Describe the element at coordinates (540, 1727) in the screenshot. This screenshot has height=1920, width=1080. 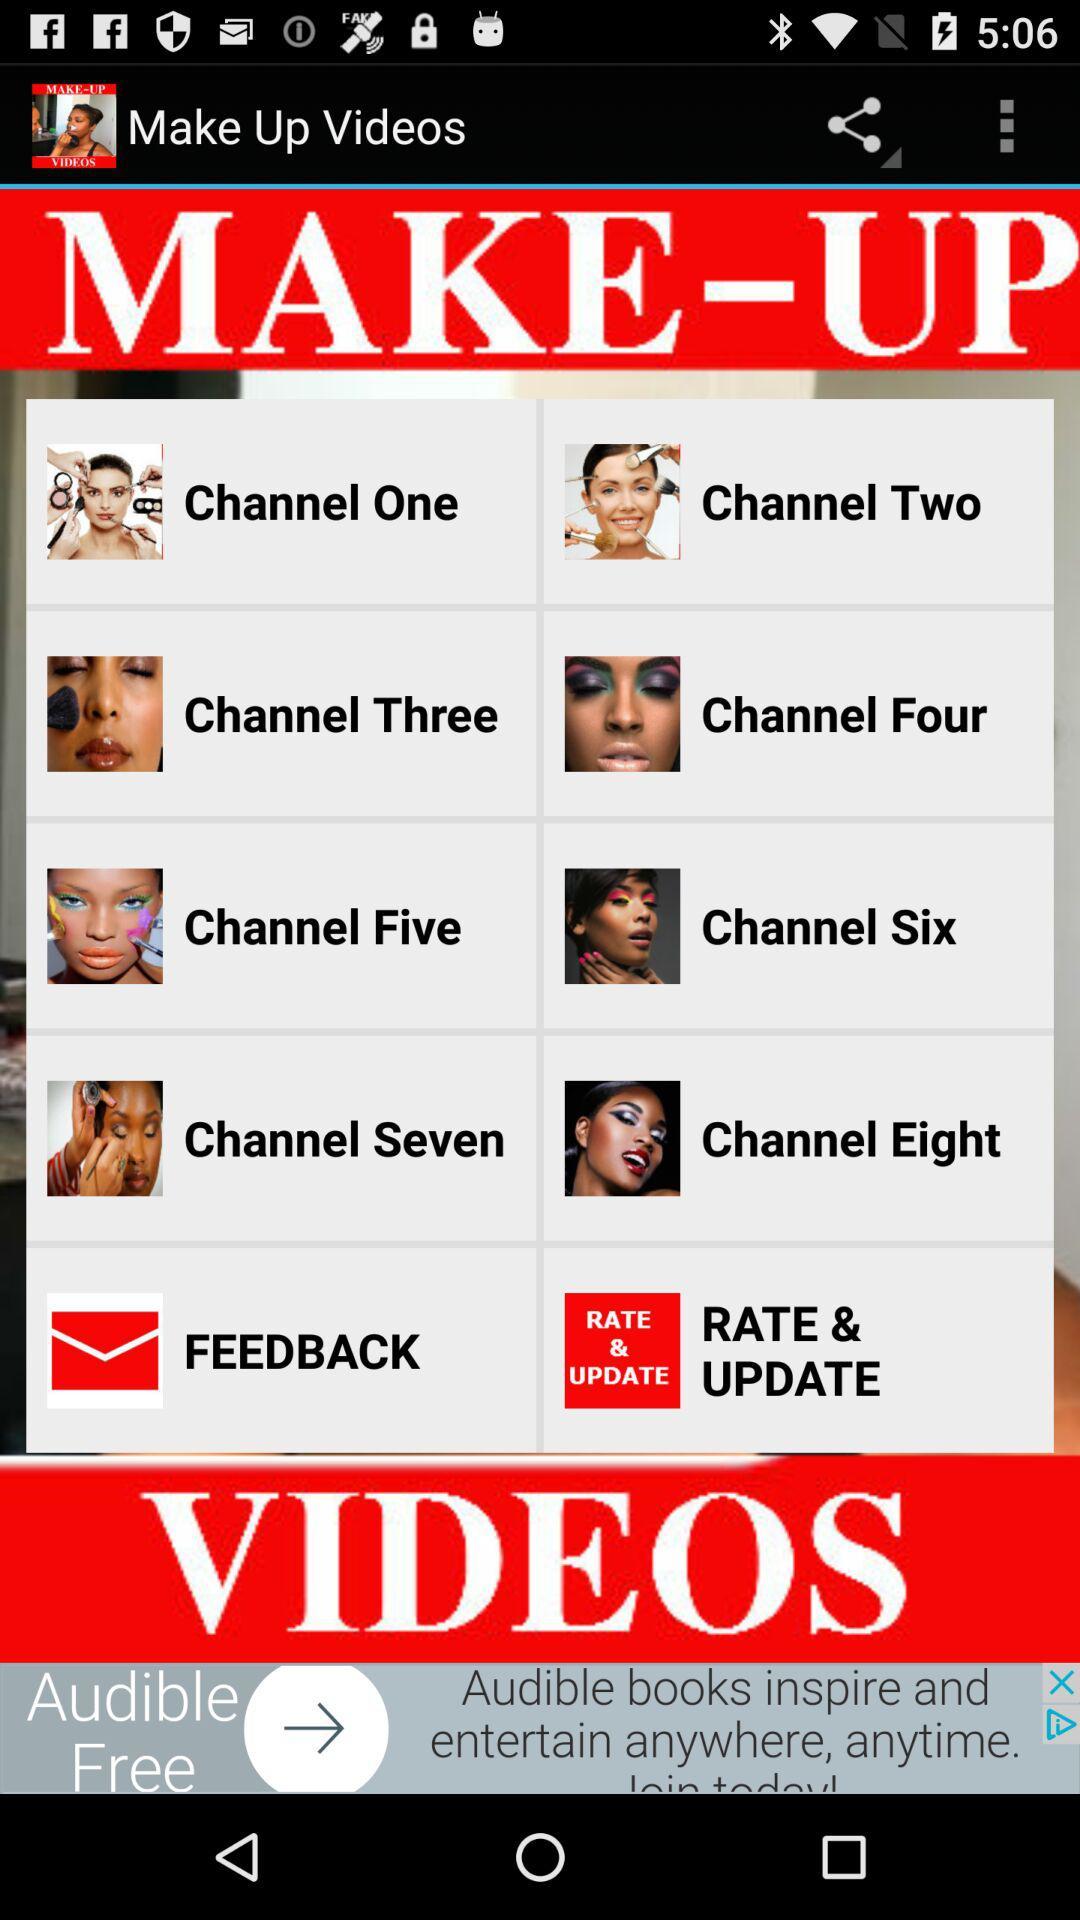
I see `advertisement` at that location.